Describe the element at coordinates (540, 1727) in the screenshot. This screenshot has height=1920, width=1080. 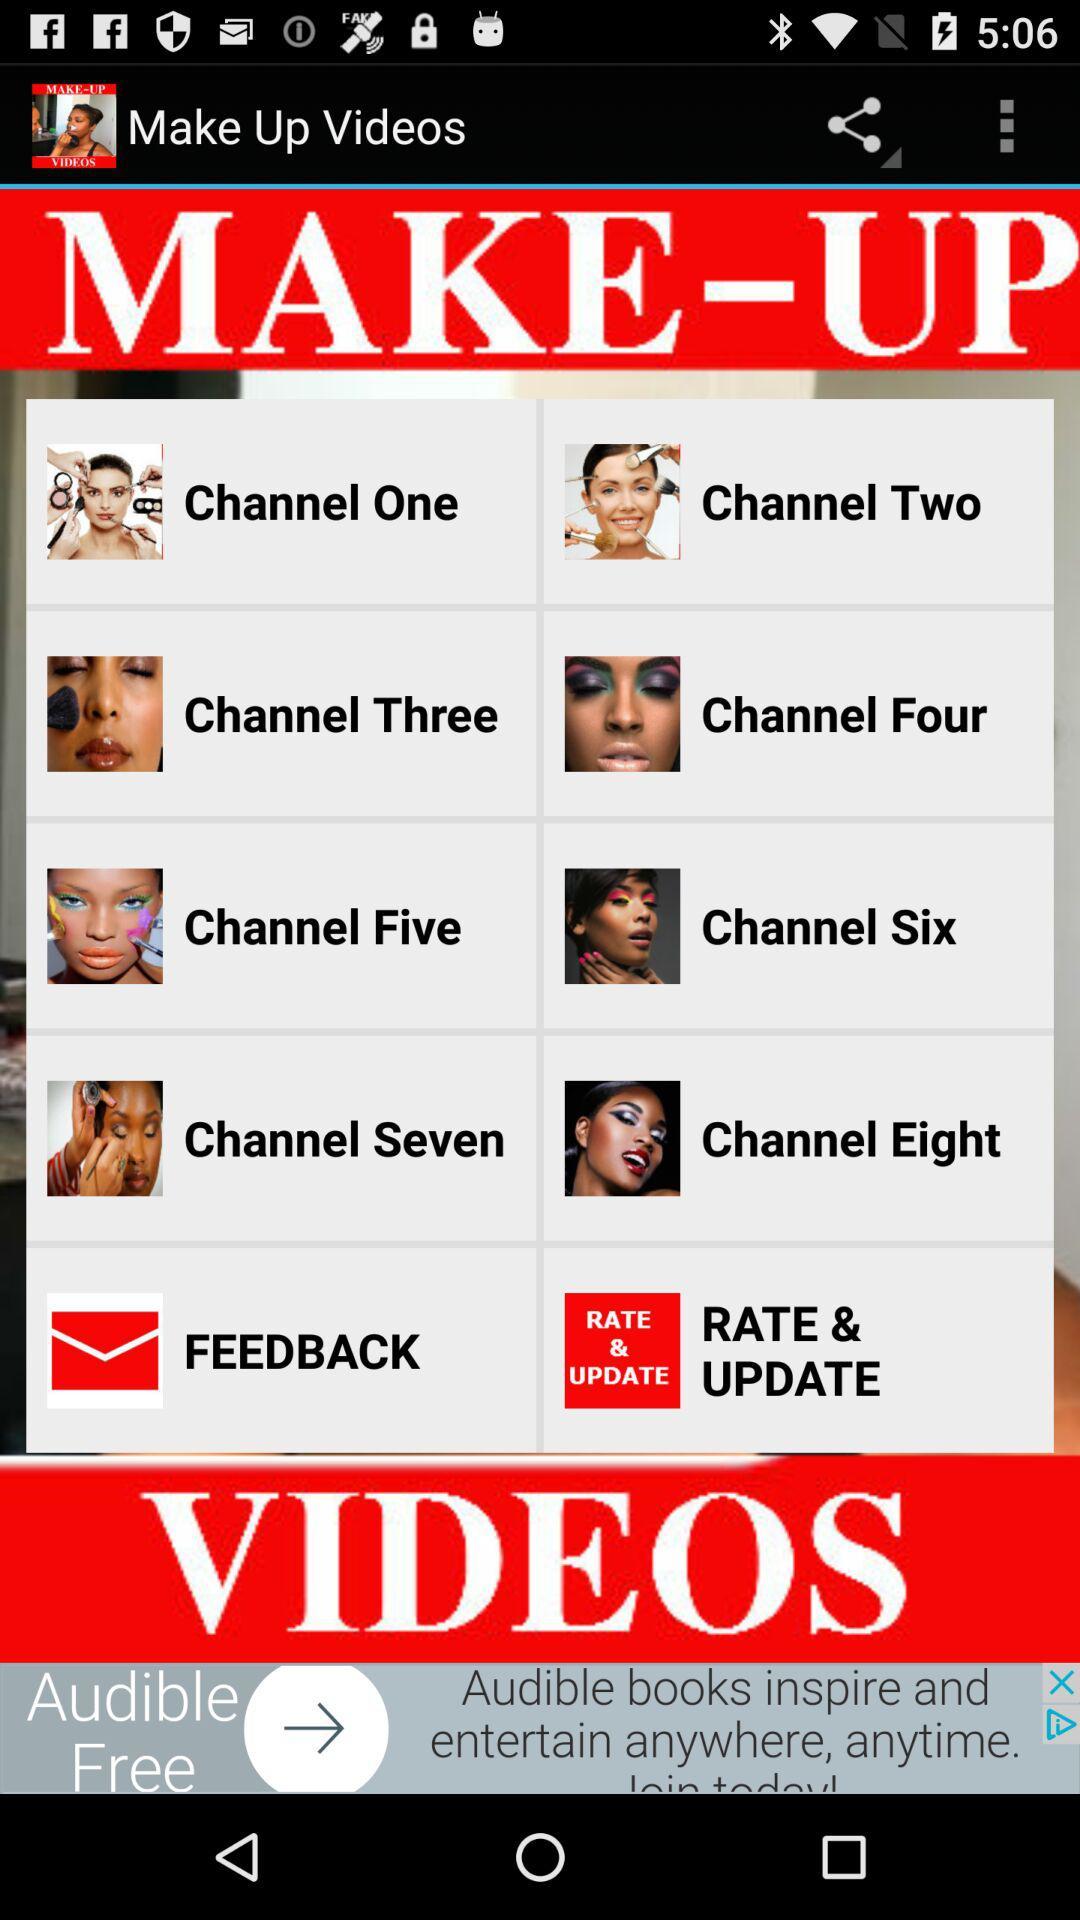
I see `advertisement` at that location.